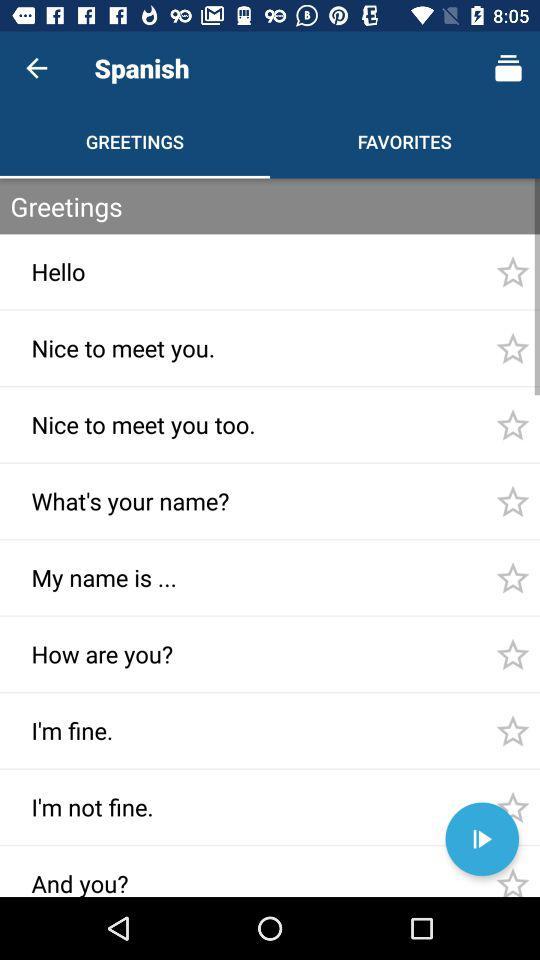 The width and height of the screenshot is (540, 960). I want to click on the star symbol beside im fine, so click(513, 729).